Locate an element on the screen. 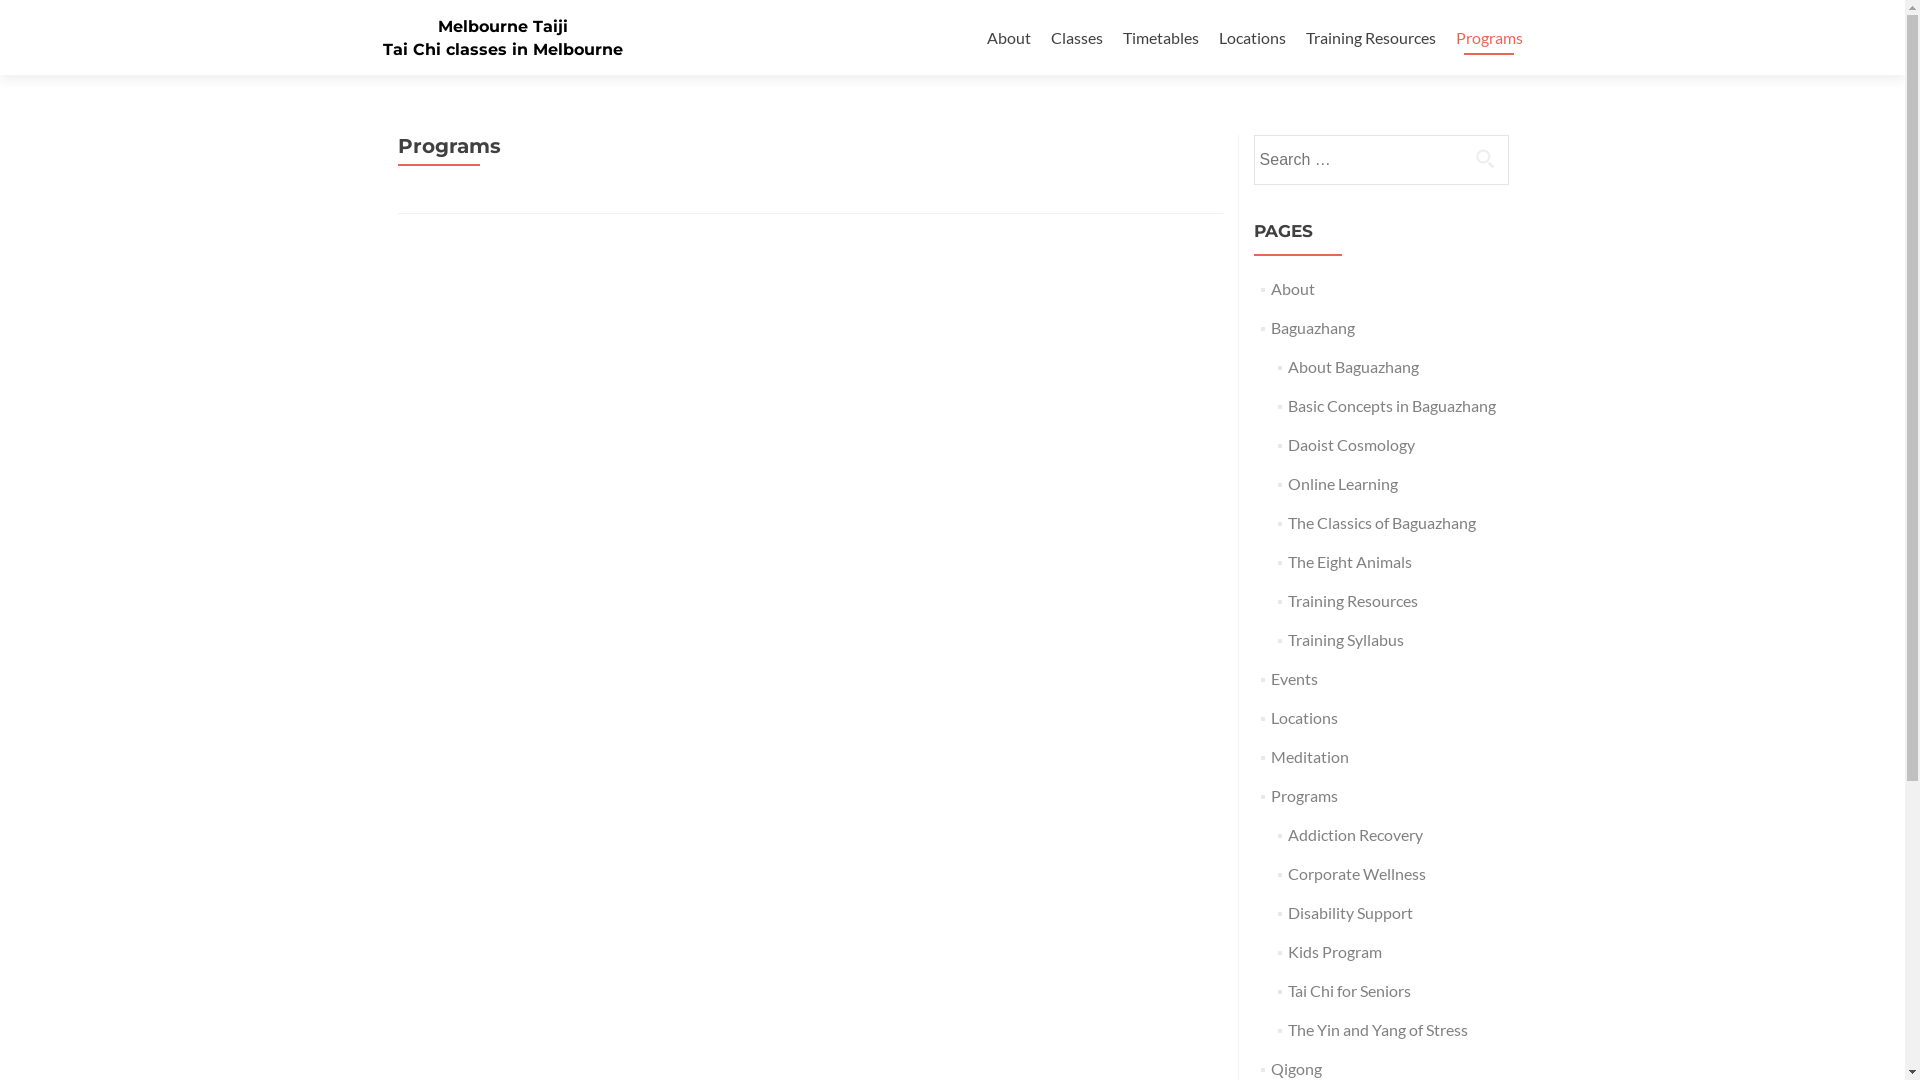 The height and width of the screenshot is (1080, 1920). 'Training Syllabus' is located at coordinates (1345, 639).